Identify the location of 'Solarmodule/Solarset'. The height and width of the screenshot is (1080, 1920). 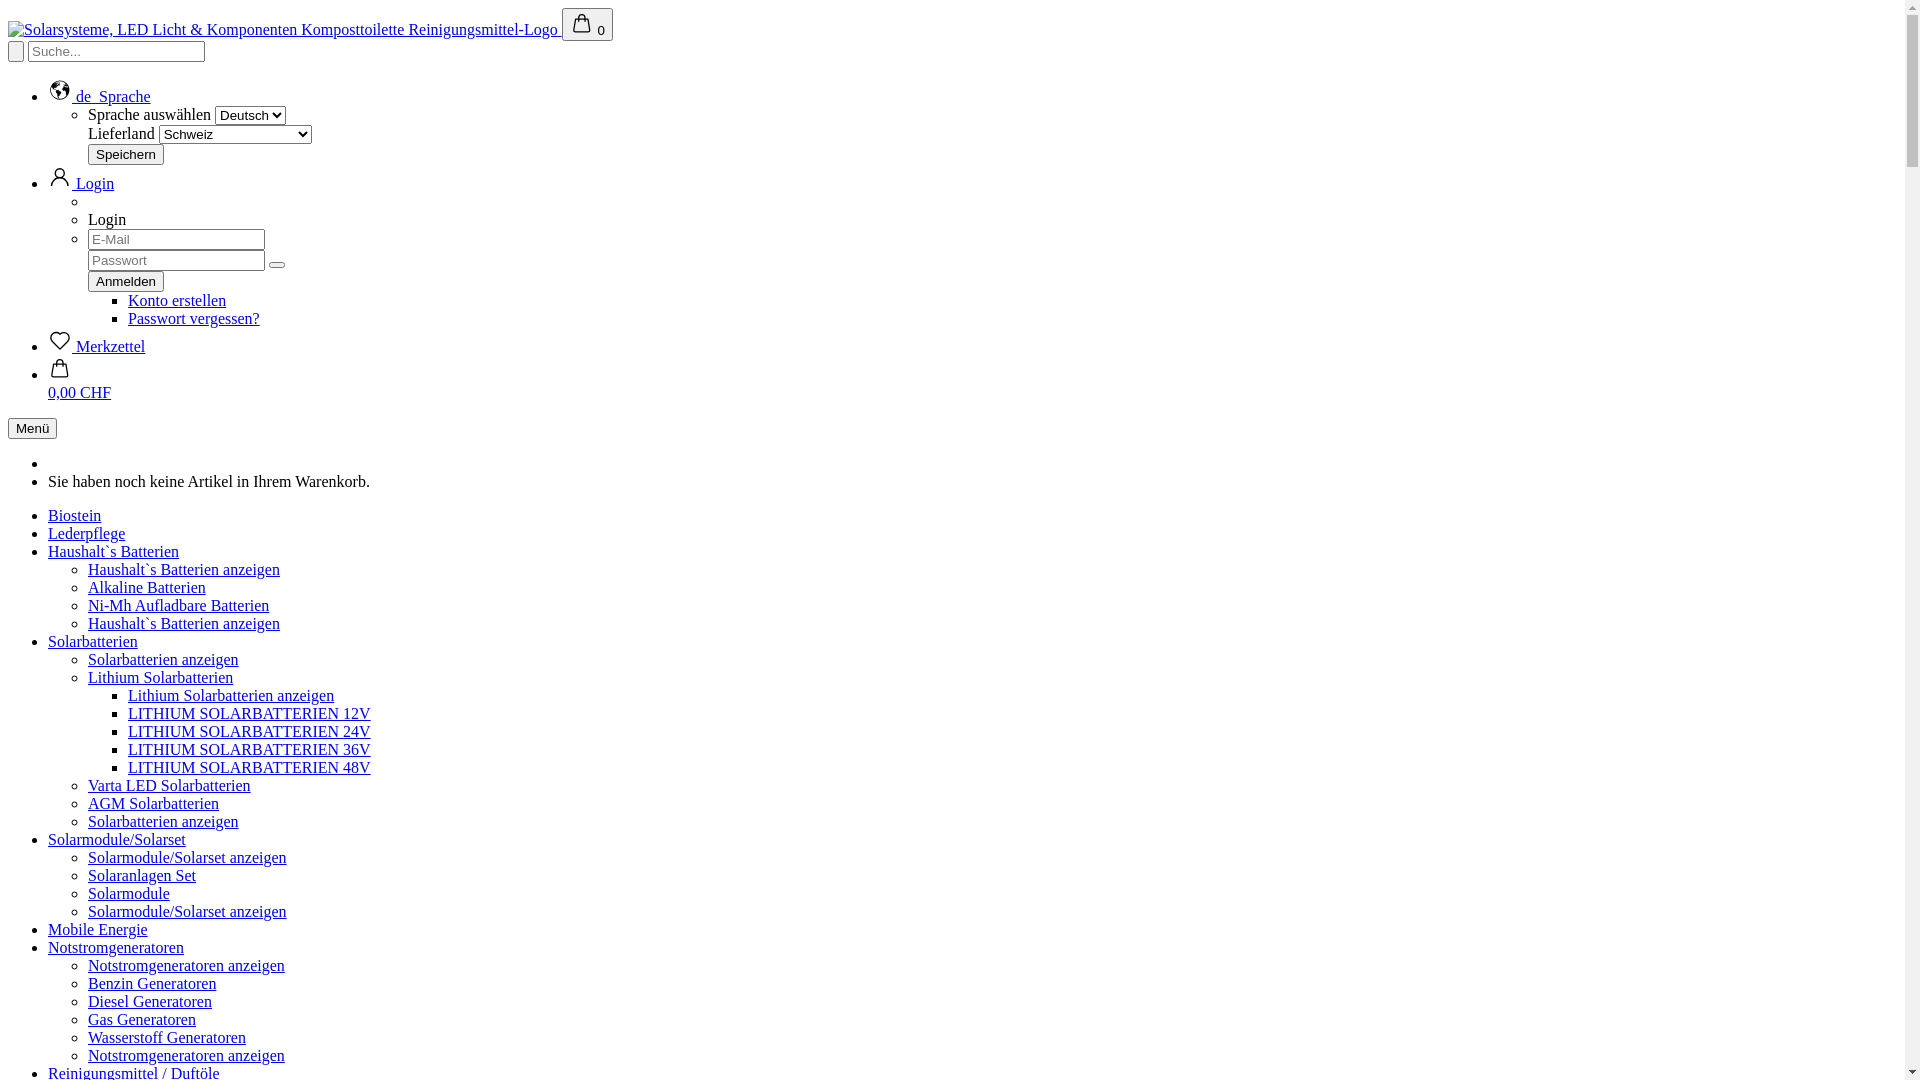
(115, 839).